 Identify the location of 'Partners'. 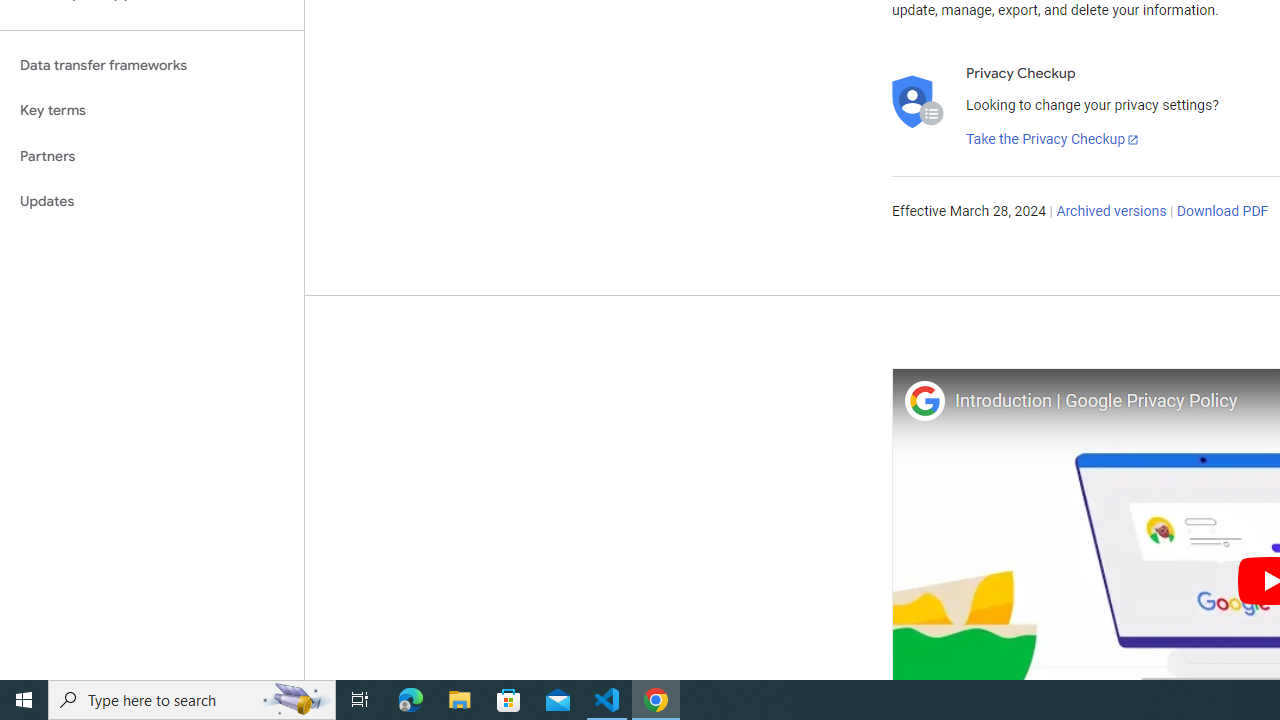
(151, 155).